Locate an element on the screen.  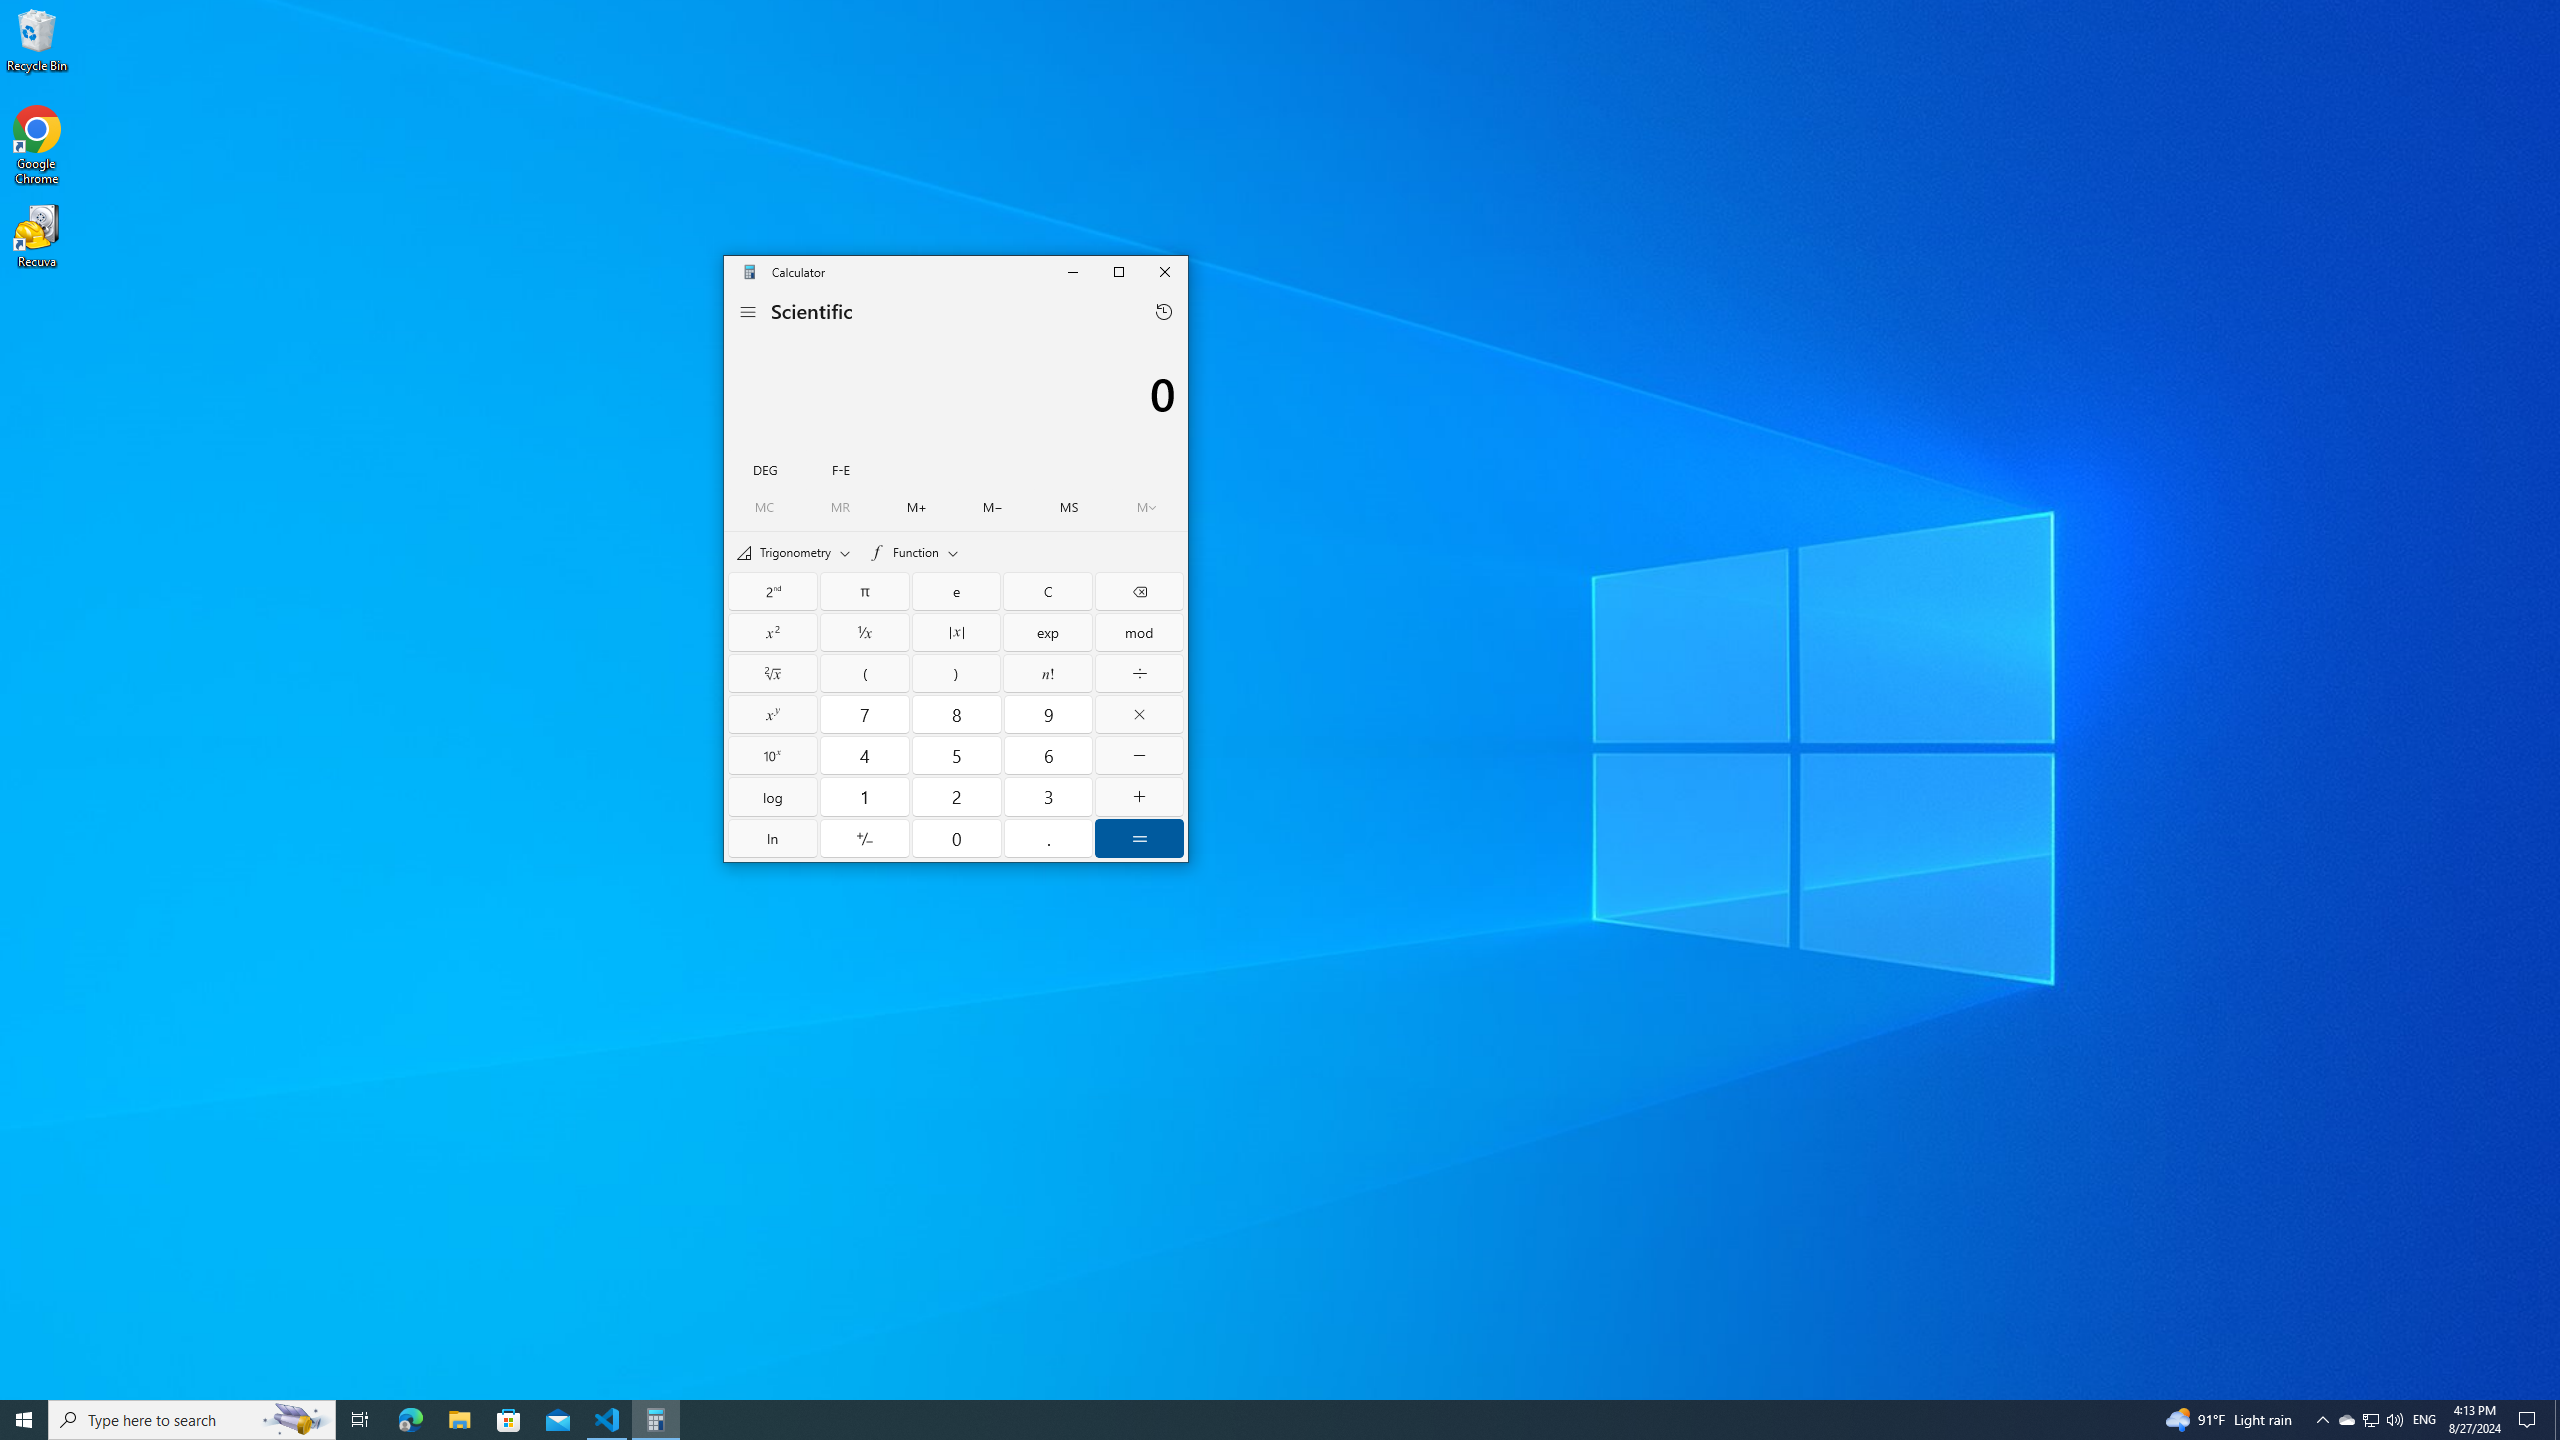
''X' is located at coordinates (773, 713).